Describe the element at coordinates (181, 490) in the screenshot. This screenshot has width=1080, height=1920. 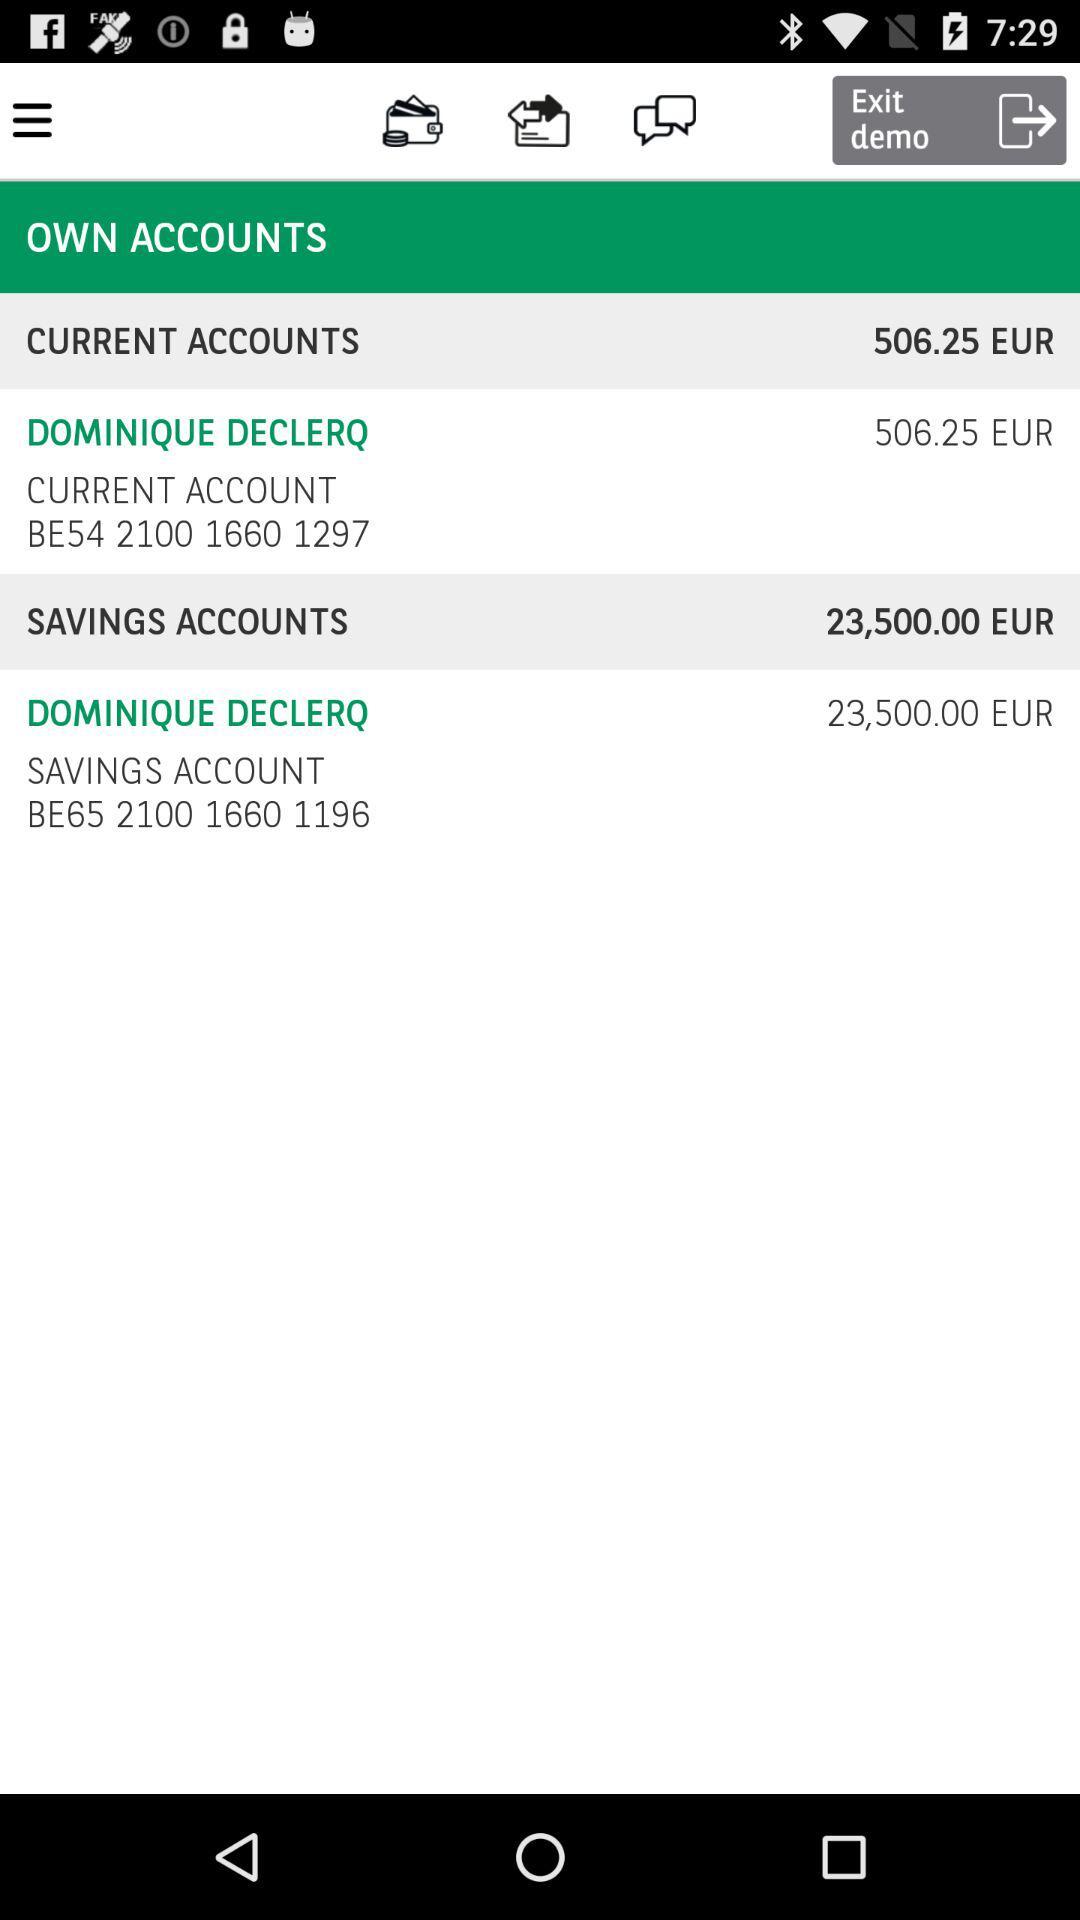
I see `current account` at that location.